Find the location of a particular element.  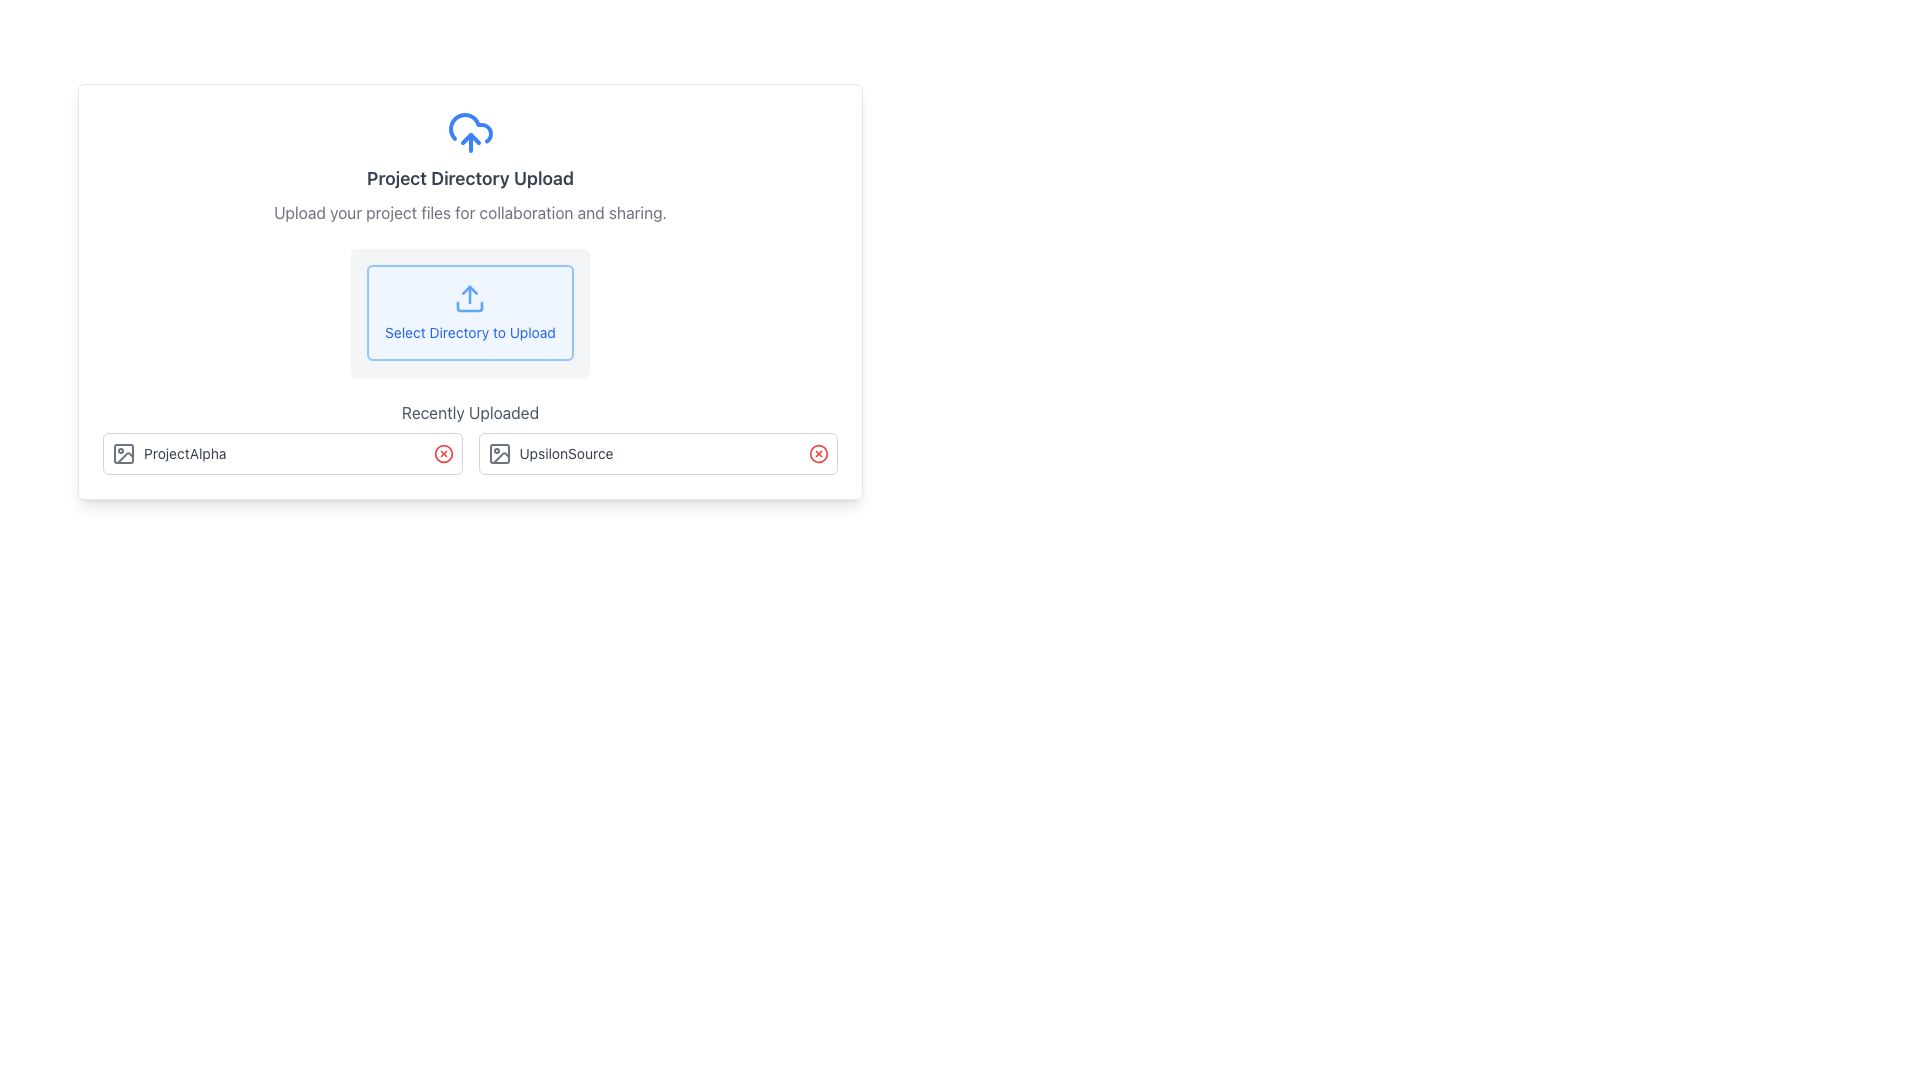

the Text Label displaying 'UpsilonSource', which is styled with a small-sized gray font and located between an icon and a red close button is located at coordinates (565, 454).